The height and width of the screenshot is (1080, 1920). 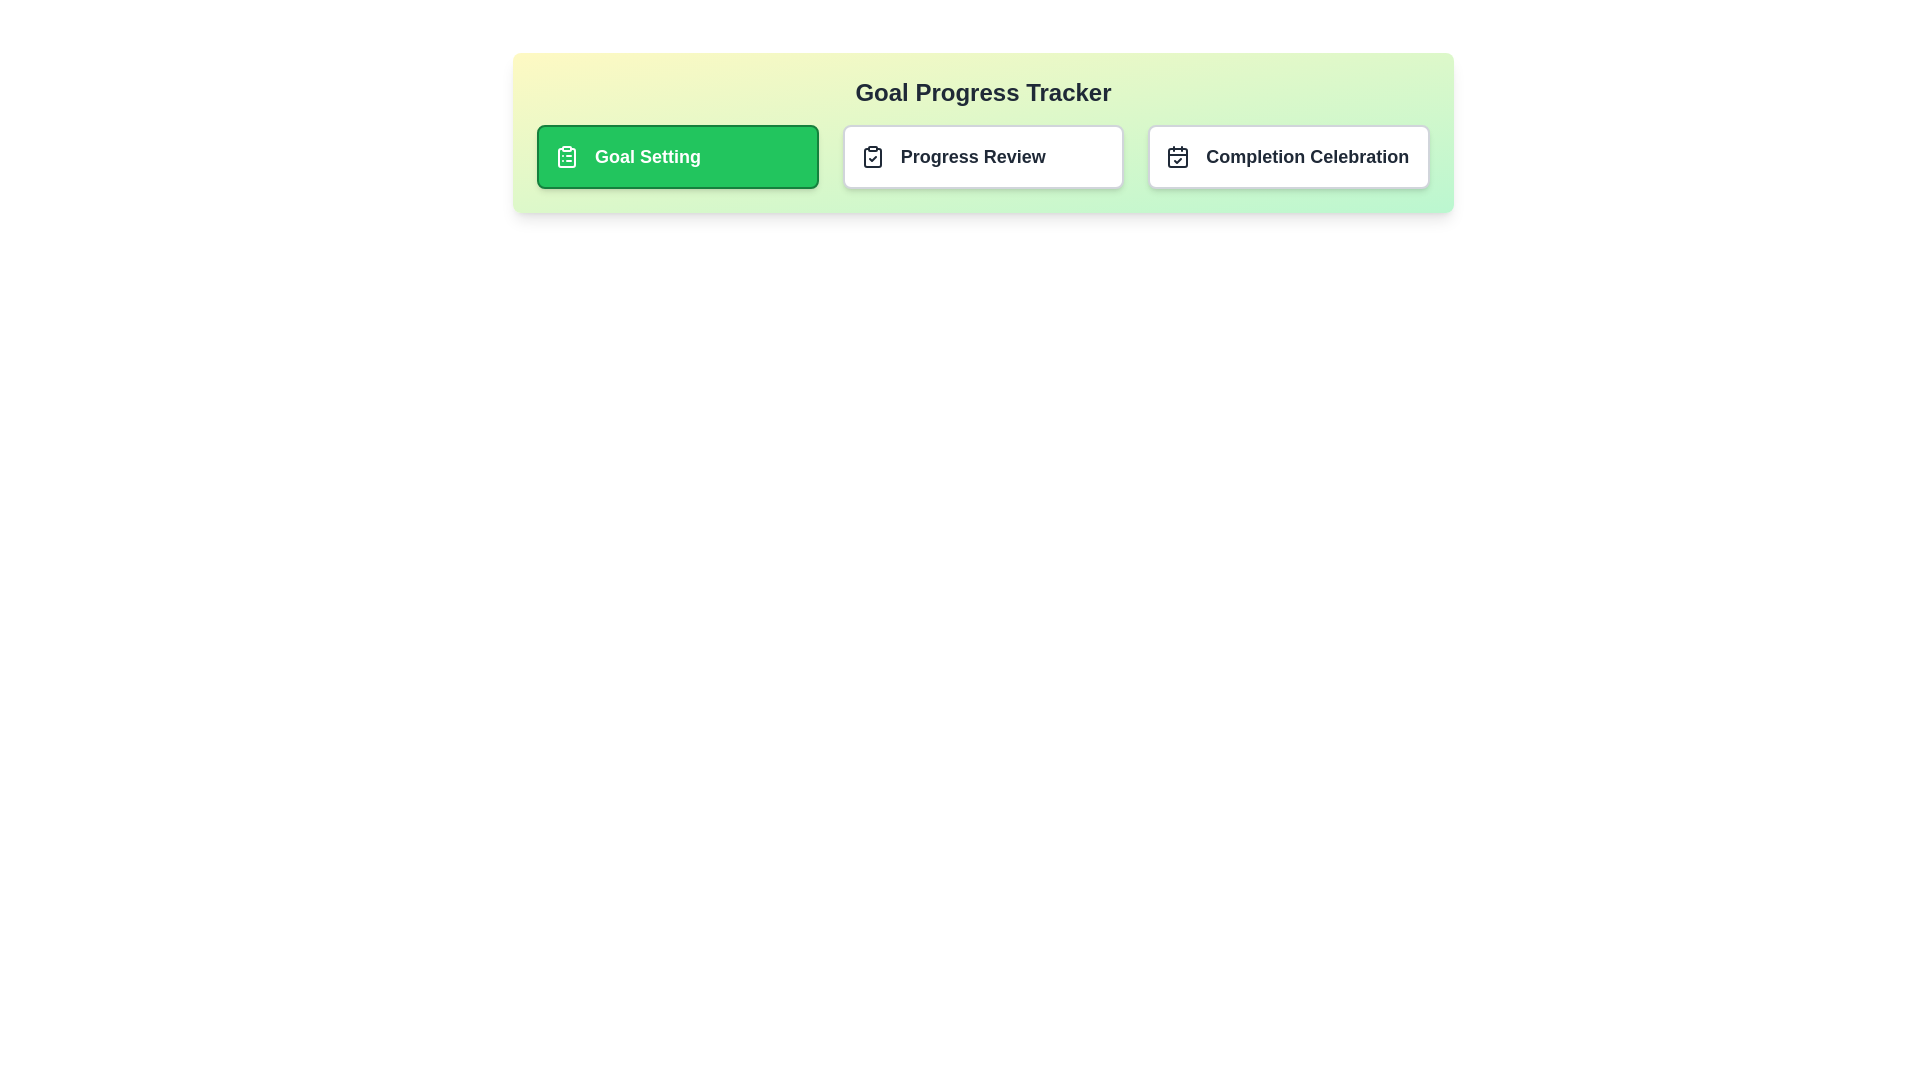 What do you see at coordinates (872, 156) in the screenshot?
I see `the icon associated with the milestone Progress Review` at bounding box center [872, 156].